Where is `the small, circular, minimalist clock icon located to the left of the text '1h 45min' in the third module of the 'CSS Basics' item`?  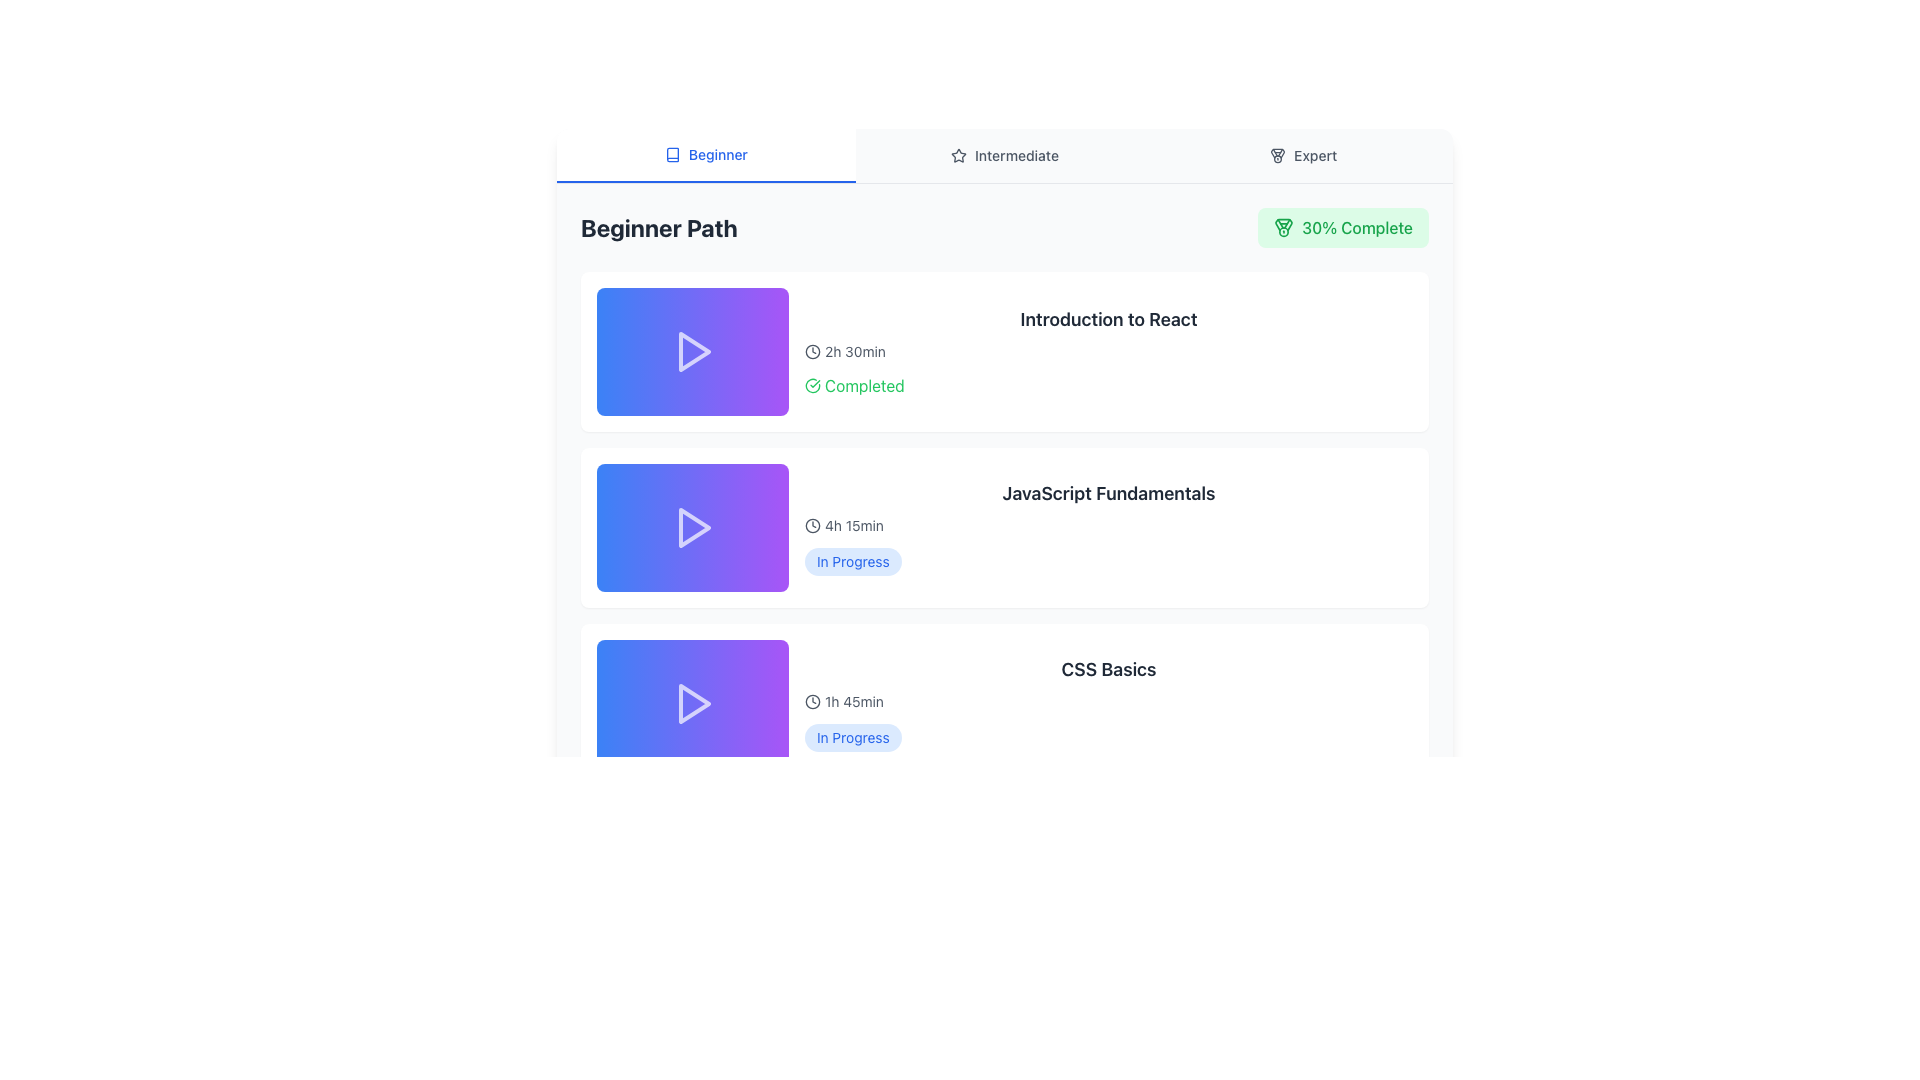
the small, circular, minimalist clock icon located to the left of the text '1h 45min' in the third module of the 'CSS Basics' item is located at coordinates (812, 701).